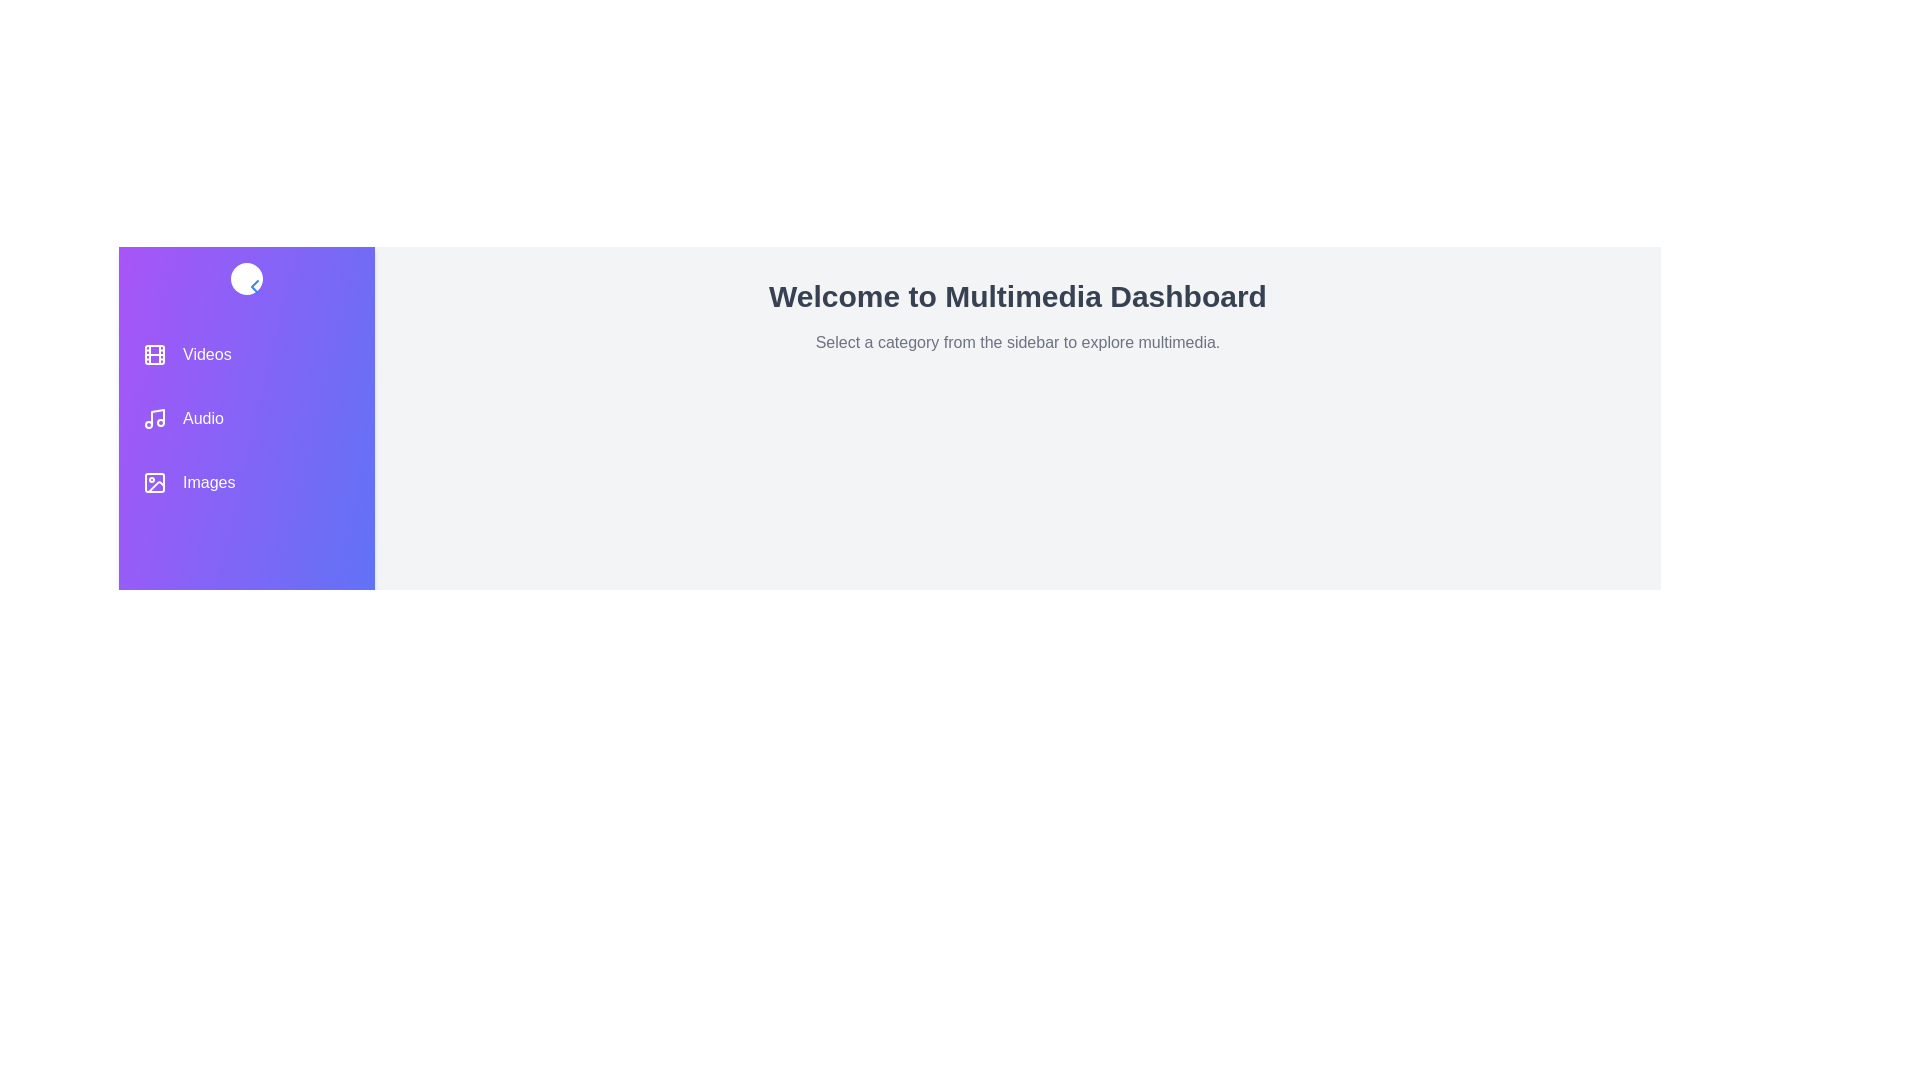 Image resolution: width=1920 pixels, height=1080 pixels. I want to click on the Audio section from the sidebar menu, so click(245, 418).